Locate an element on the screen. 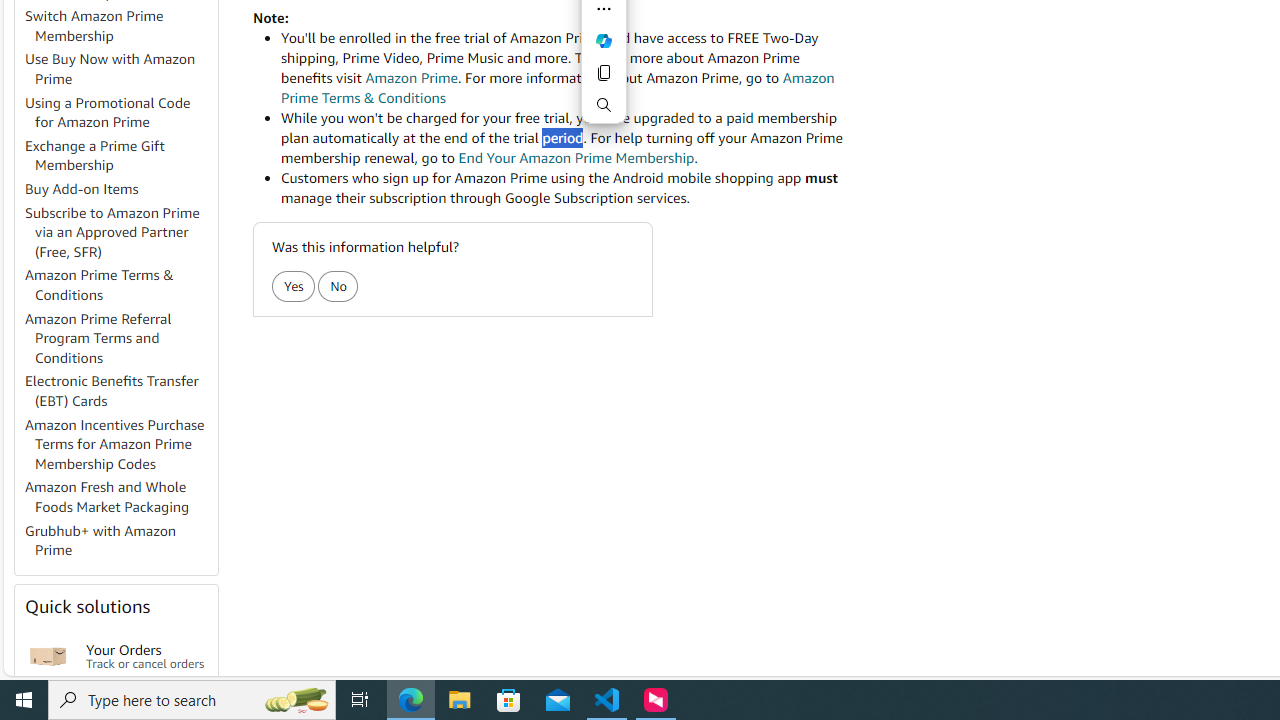  'Amazon Prime Referral Program Terms and Conditions' is located at coordinates (119, 337).